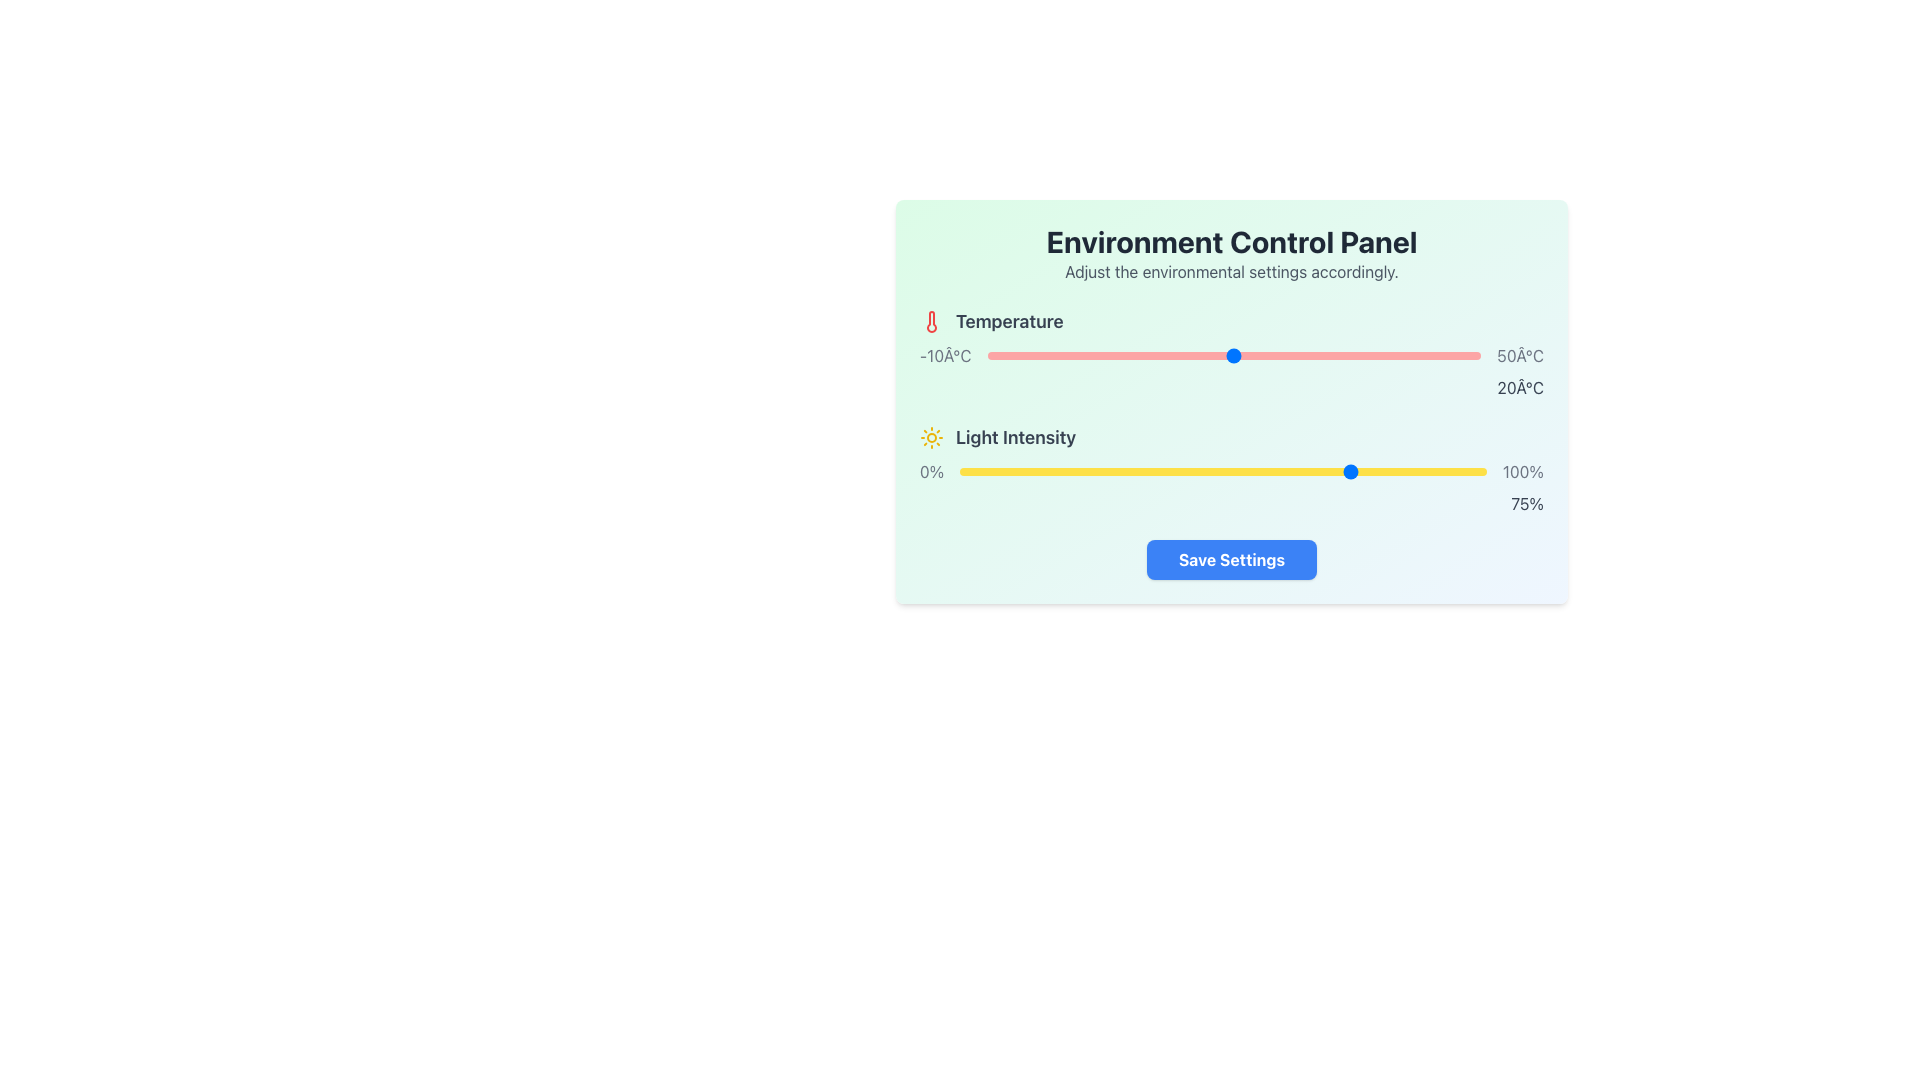 The height and width of the screenshot is (1080, 1920). I want to click on the temperature slider, so click(1357, 354).